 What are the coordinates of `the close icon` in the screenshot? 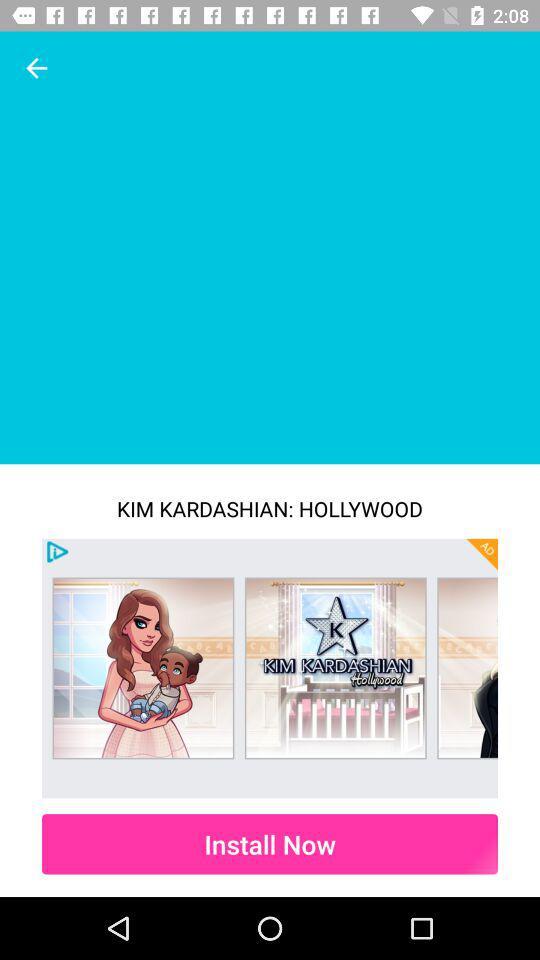 It's located at (481, 554).